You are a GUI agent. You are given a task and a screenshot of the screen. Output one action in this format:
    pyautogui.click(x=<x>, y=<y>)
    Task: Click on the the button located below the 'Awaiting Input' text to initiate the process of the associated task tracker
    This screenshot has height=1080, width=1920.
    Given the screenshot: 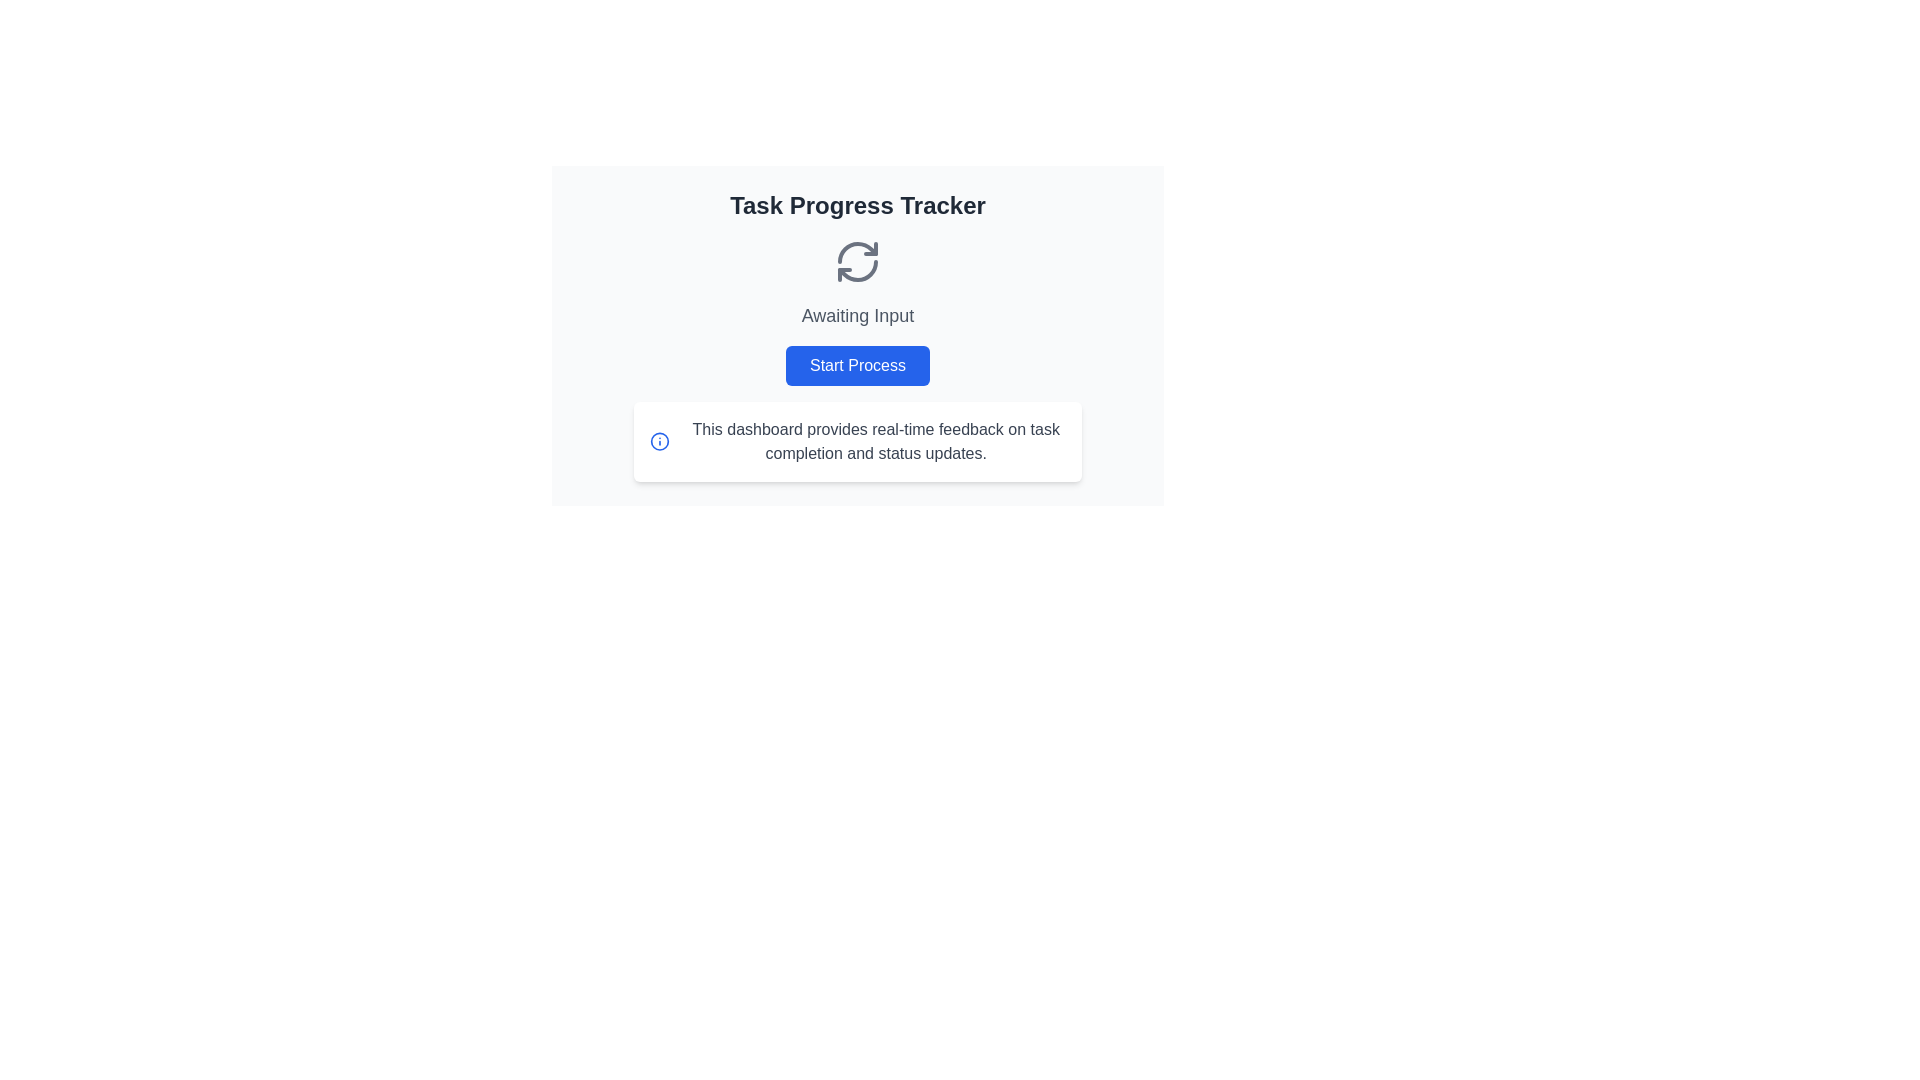 What is the action you would take?
    pyautogui.click(x=858, y=366)
    